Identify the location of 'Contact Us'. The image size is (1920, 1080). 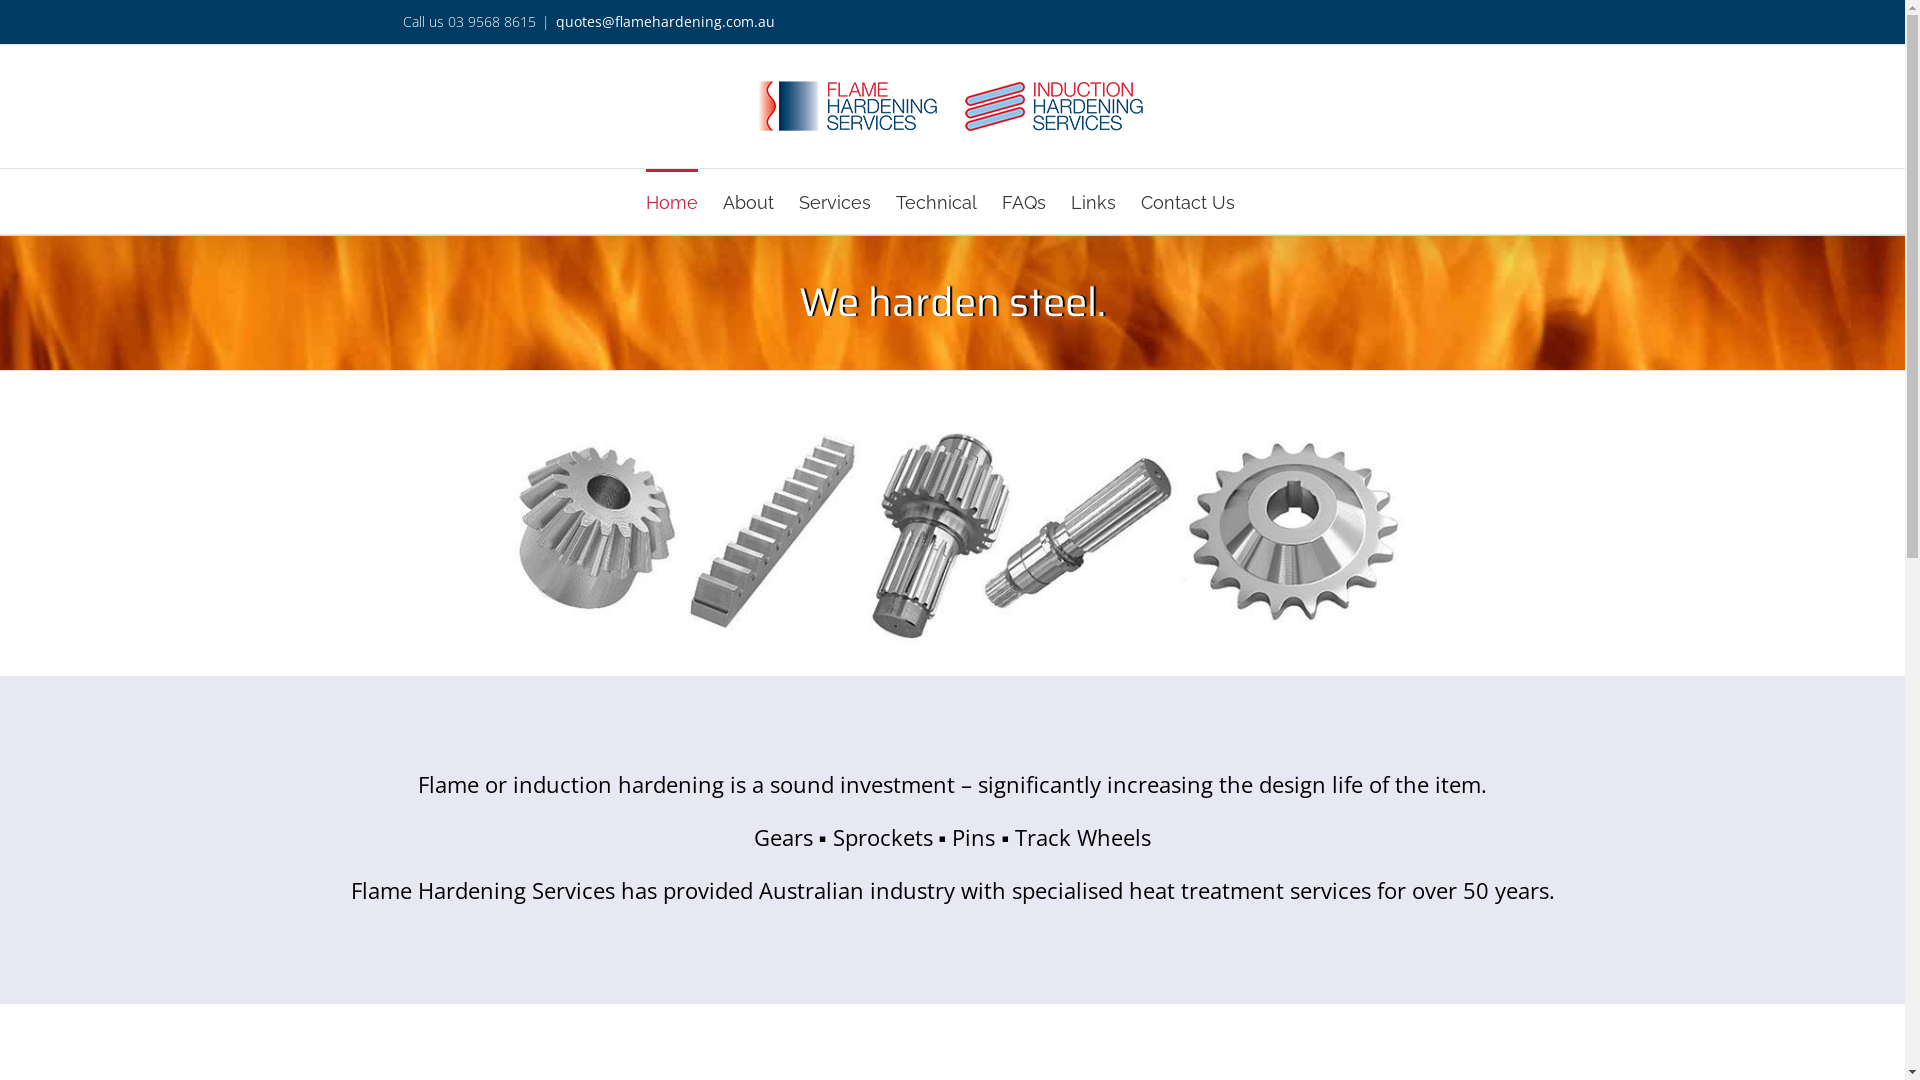
(1186, 201).